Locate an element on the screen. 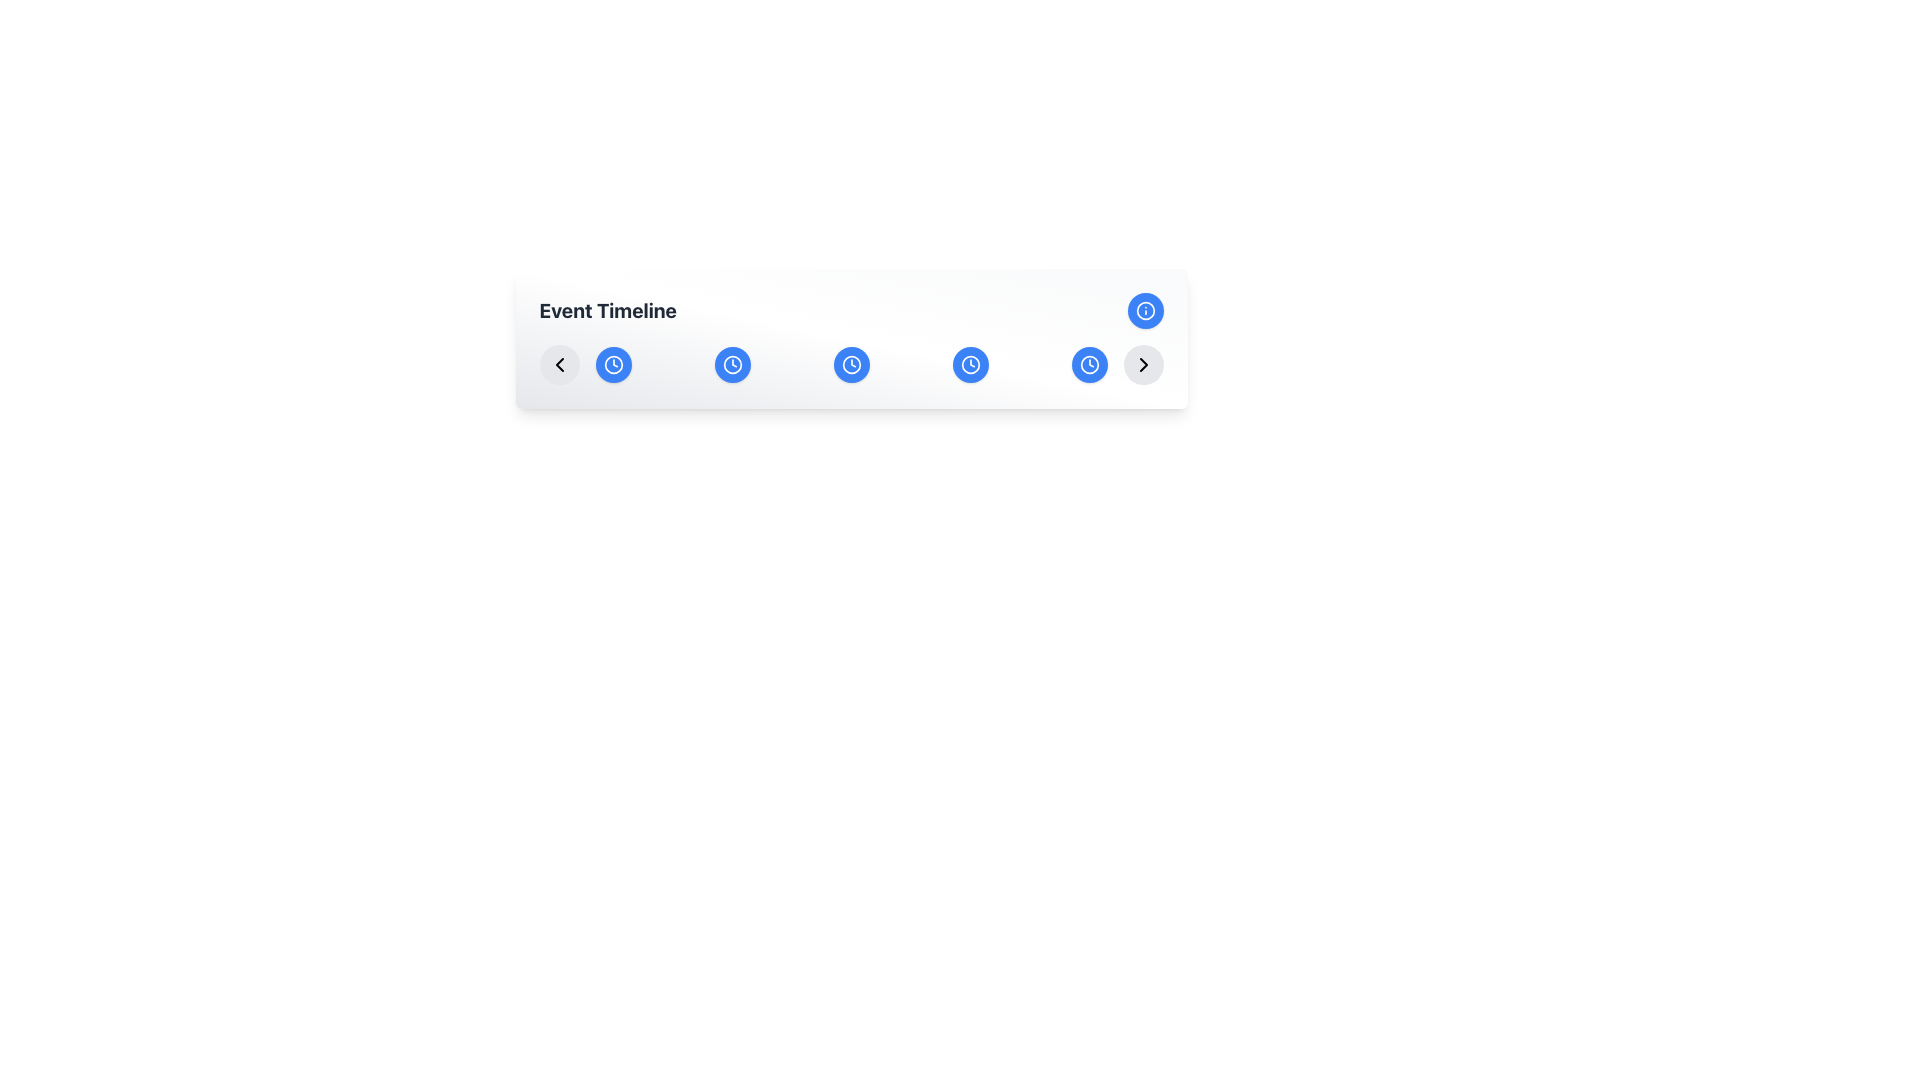 The width and height of the screenshot is (1920, 1080). the decorative blue information icon located is located at coordinates (1145, 311).